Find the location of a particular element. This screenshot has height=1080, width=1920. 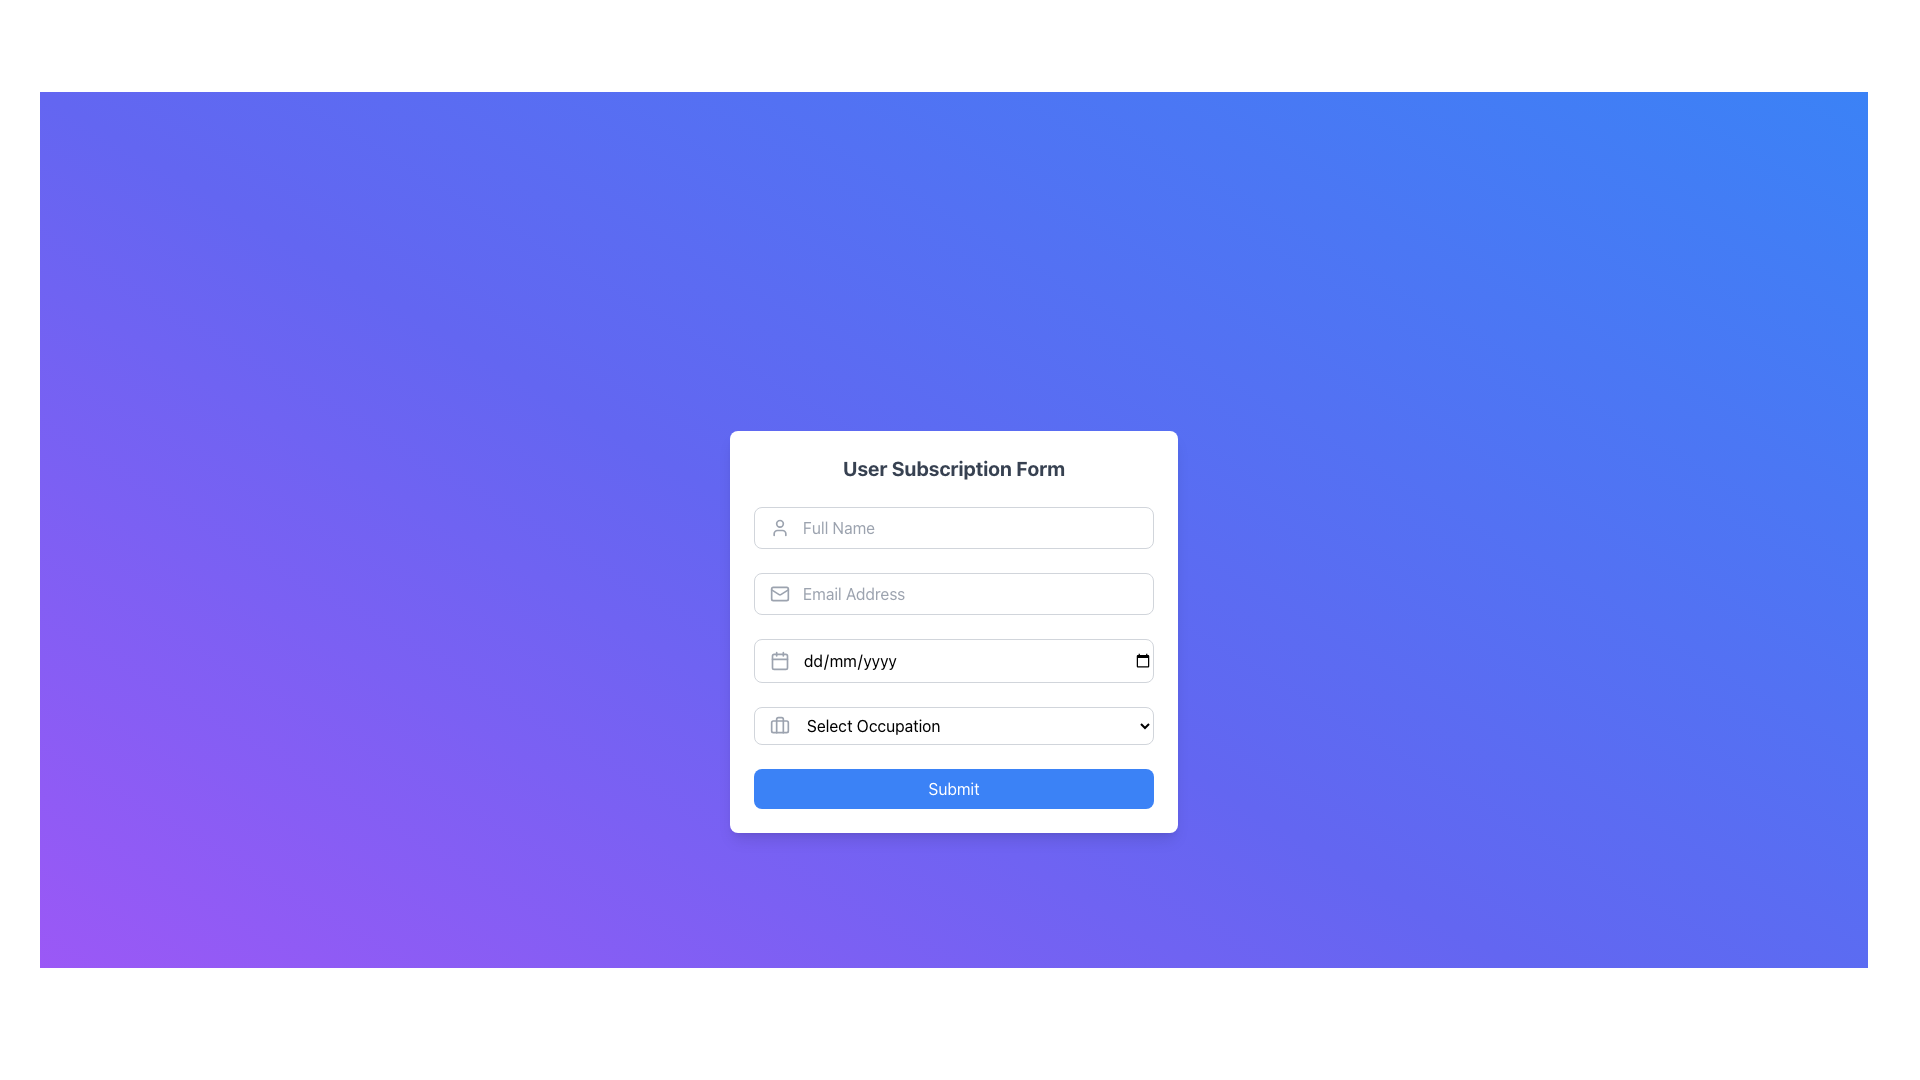

the blue 'Submit' button located at the bottom of the 'User Subscription Form' card is located at coordinates (953, 788).